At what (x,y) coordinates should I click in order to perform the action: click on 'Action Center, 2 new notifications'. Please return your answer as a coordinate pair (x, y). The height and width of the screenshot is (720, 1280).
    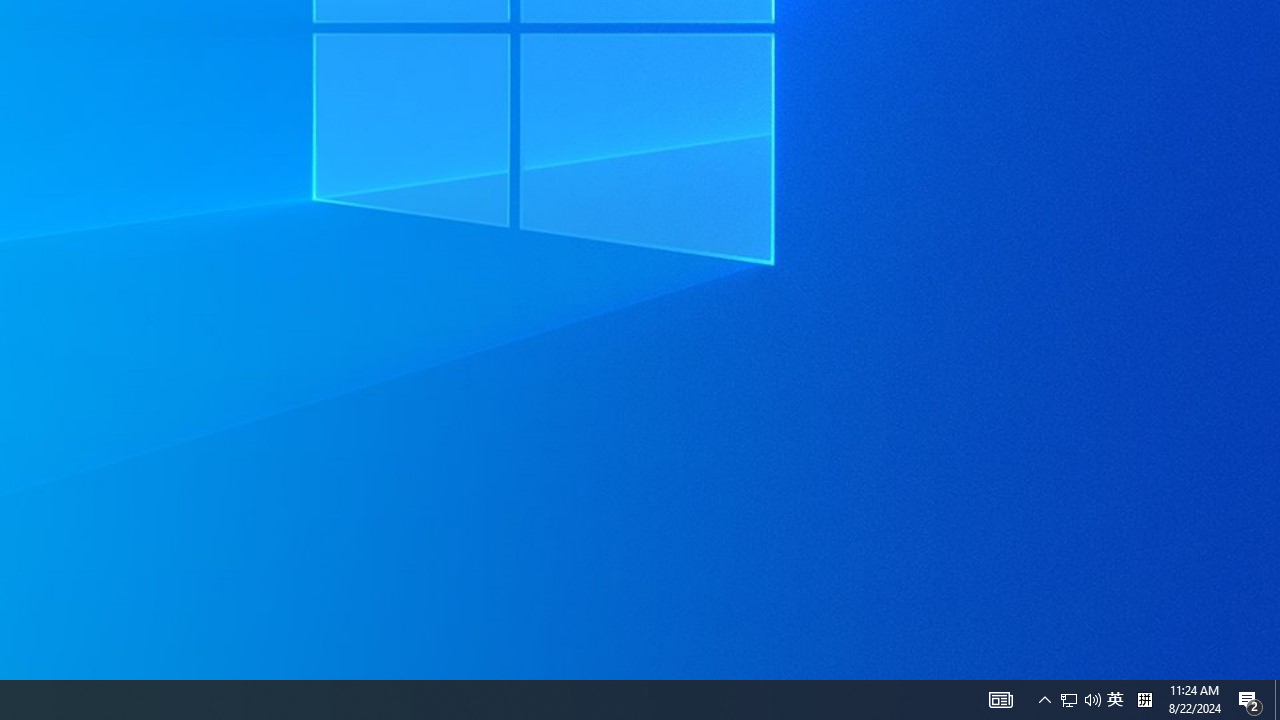
    Looking at the image, I should click on (1276, 698).